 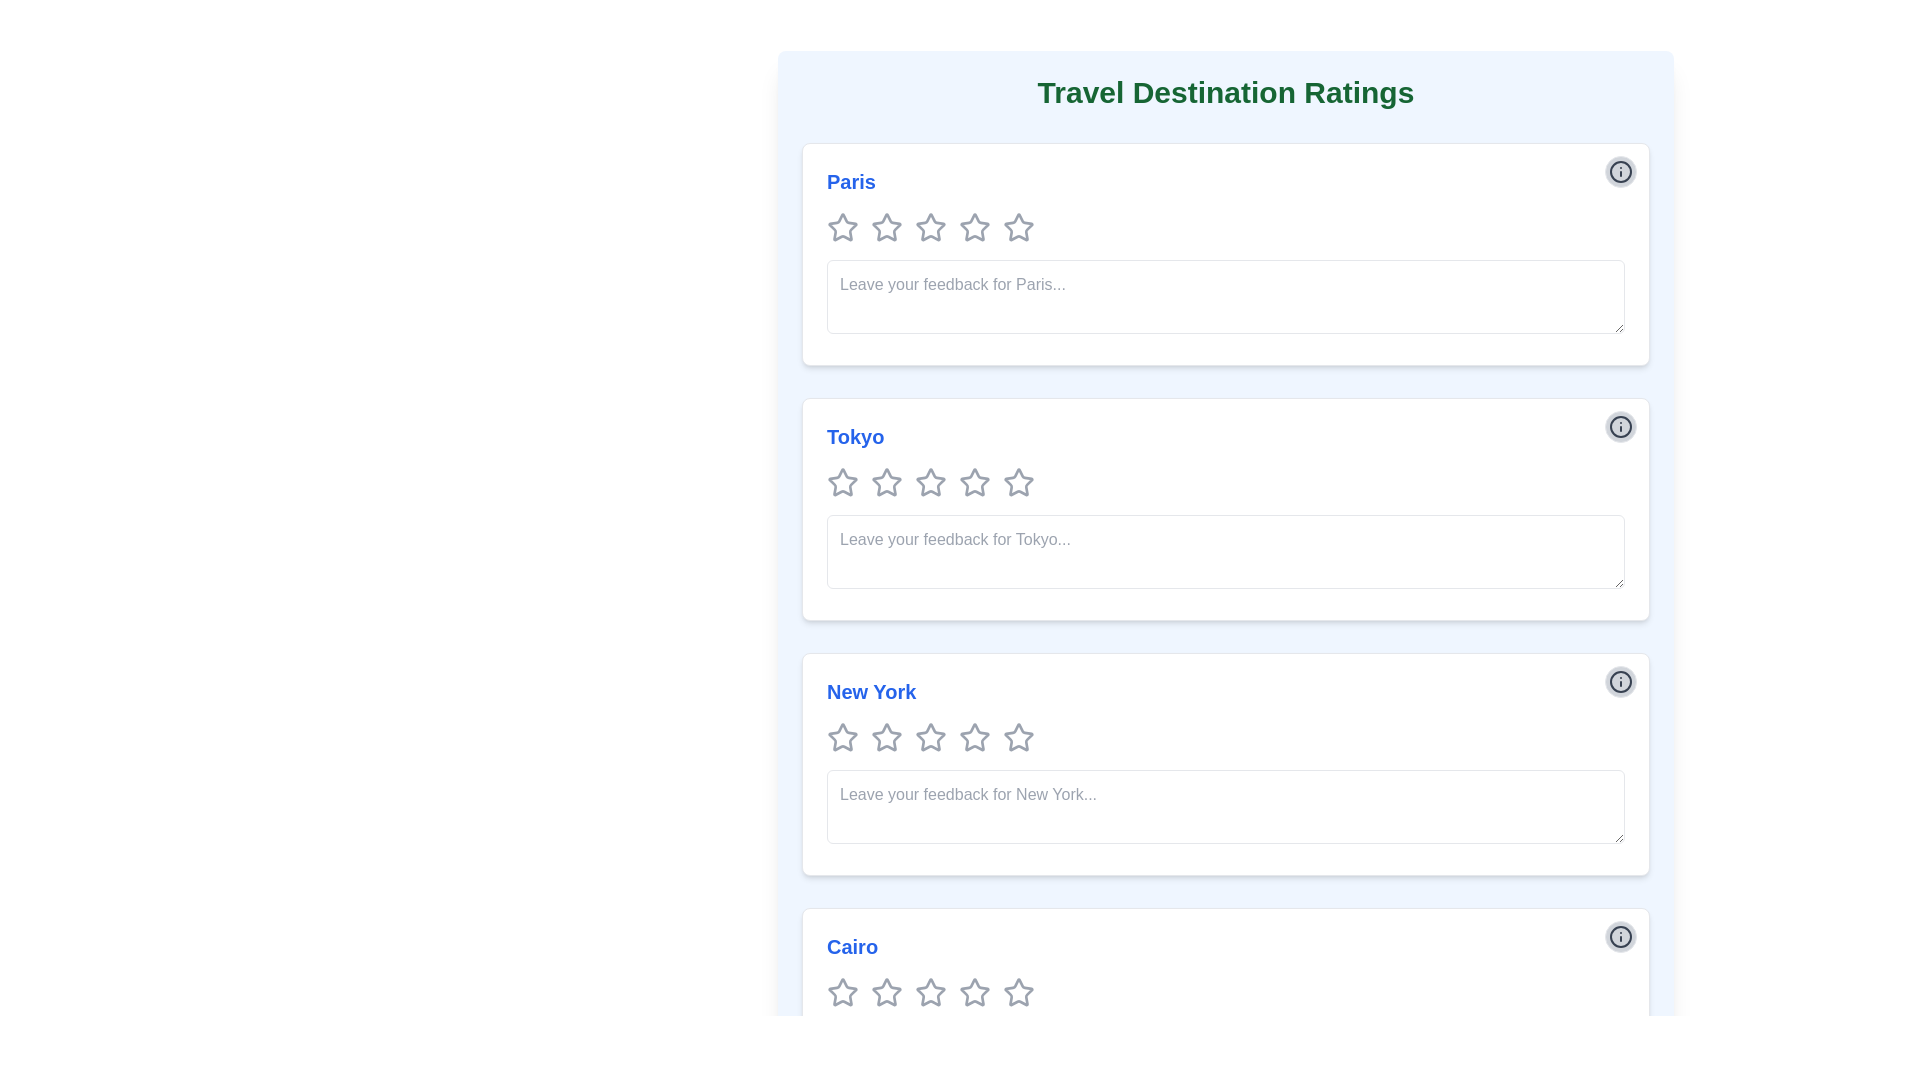 What do you see at coordinates (843, 482) in the screenshot?
I see `the first star icon for the rating system located under the feedback section for 'Tokyo' to trigger a visual feedback effect` at bounding box center [843, 482].